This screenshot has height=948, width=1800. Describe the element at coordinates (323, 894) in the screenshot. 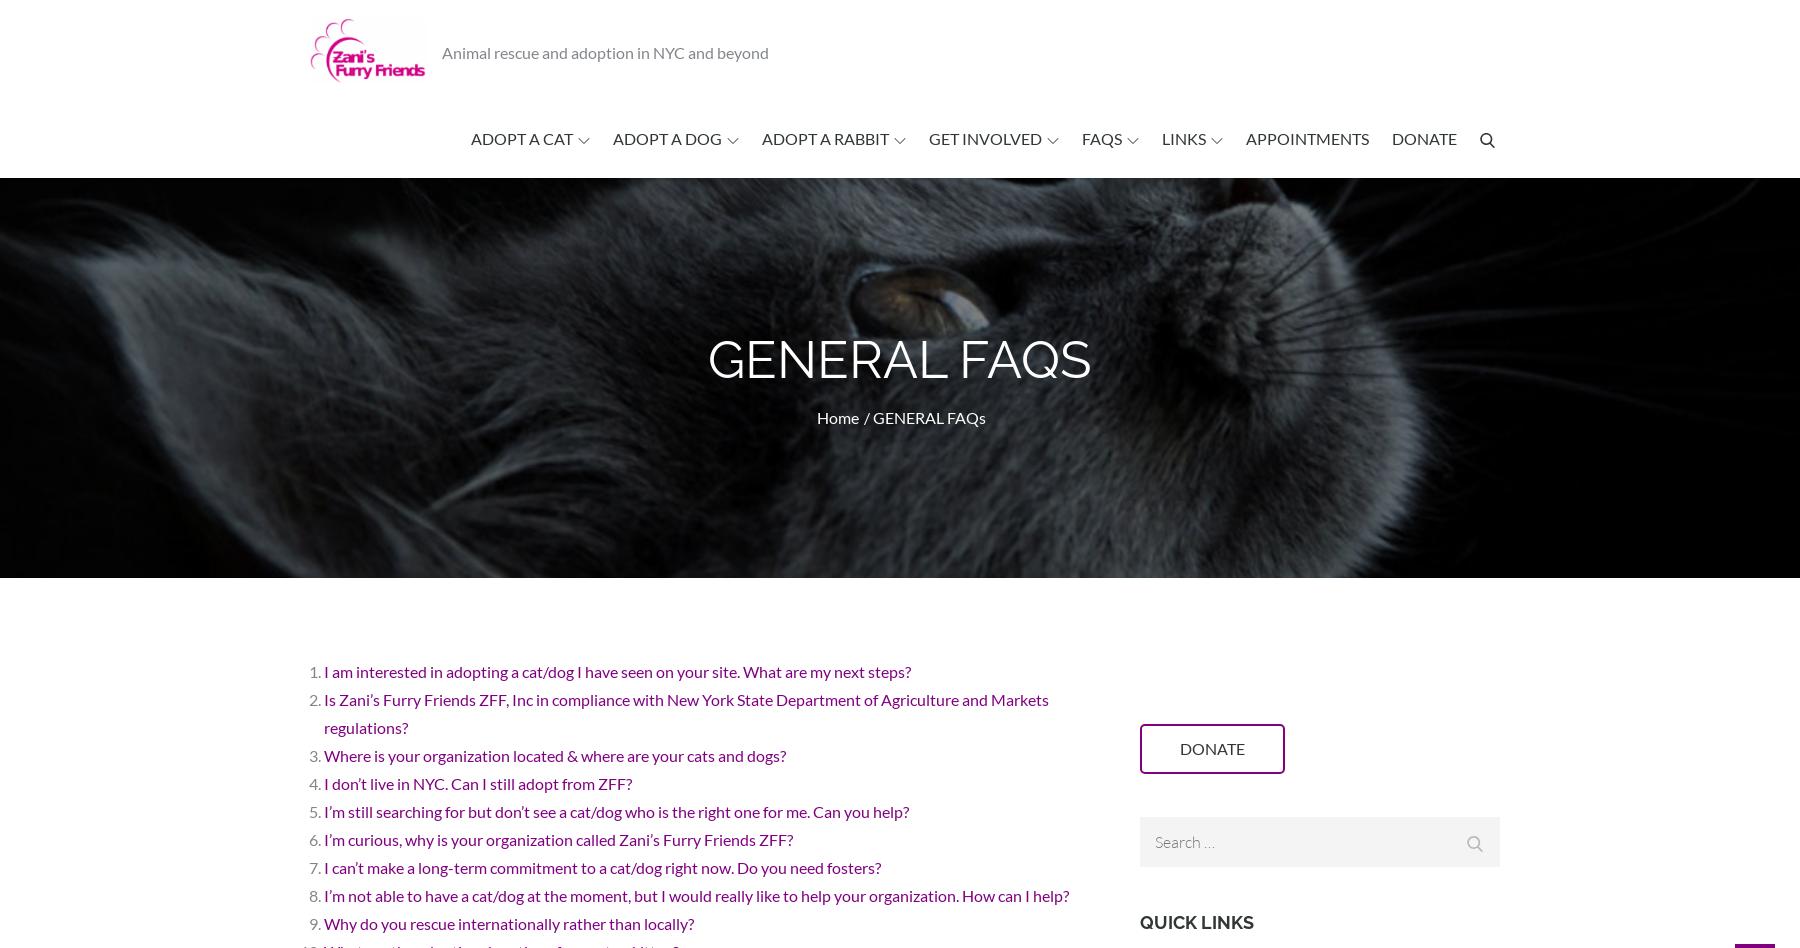

I see `'I’m not able to have a cat/dog at the moment, but I would really like to help your organization. How can I help?'` at that location.